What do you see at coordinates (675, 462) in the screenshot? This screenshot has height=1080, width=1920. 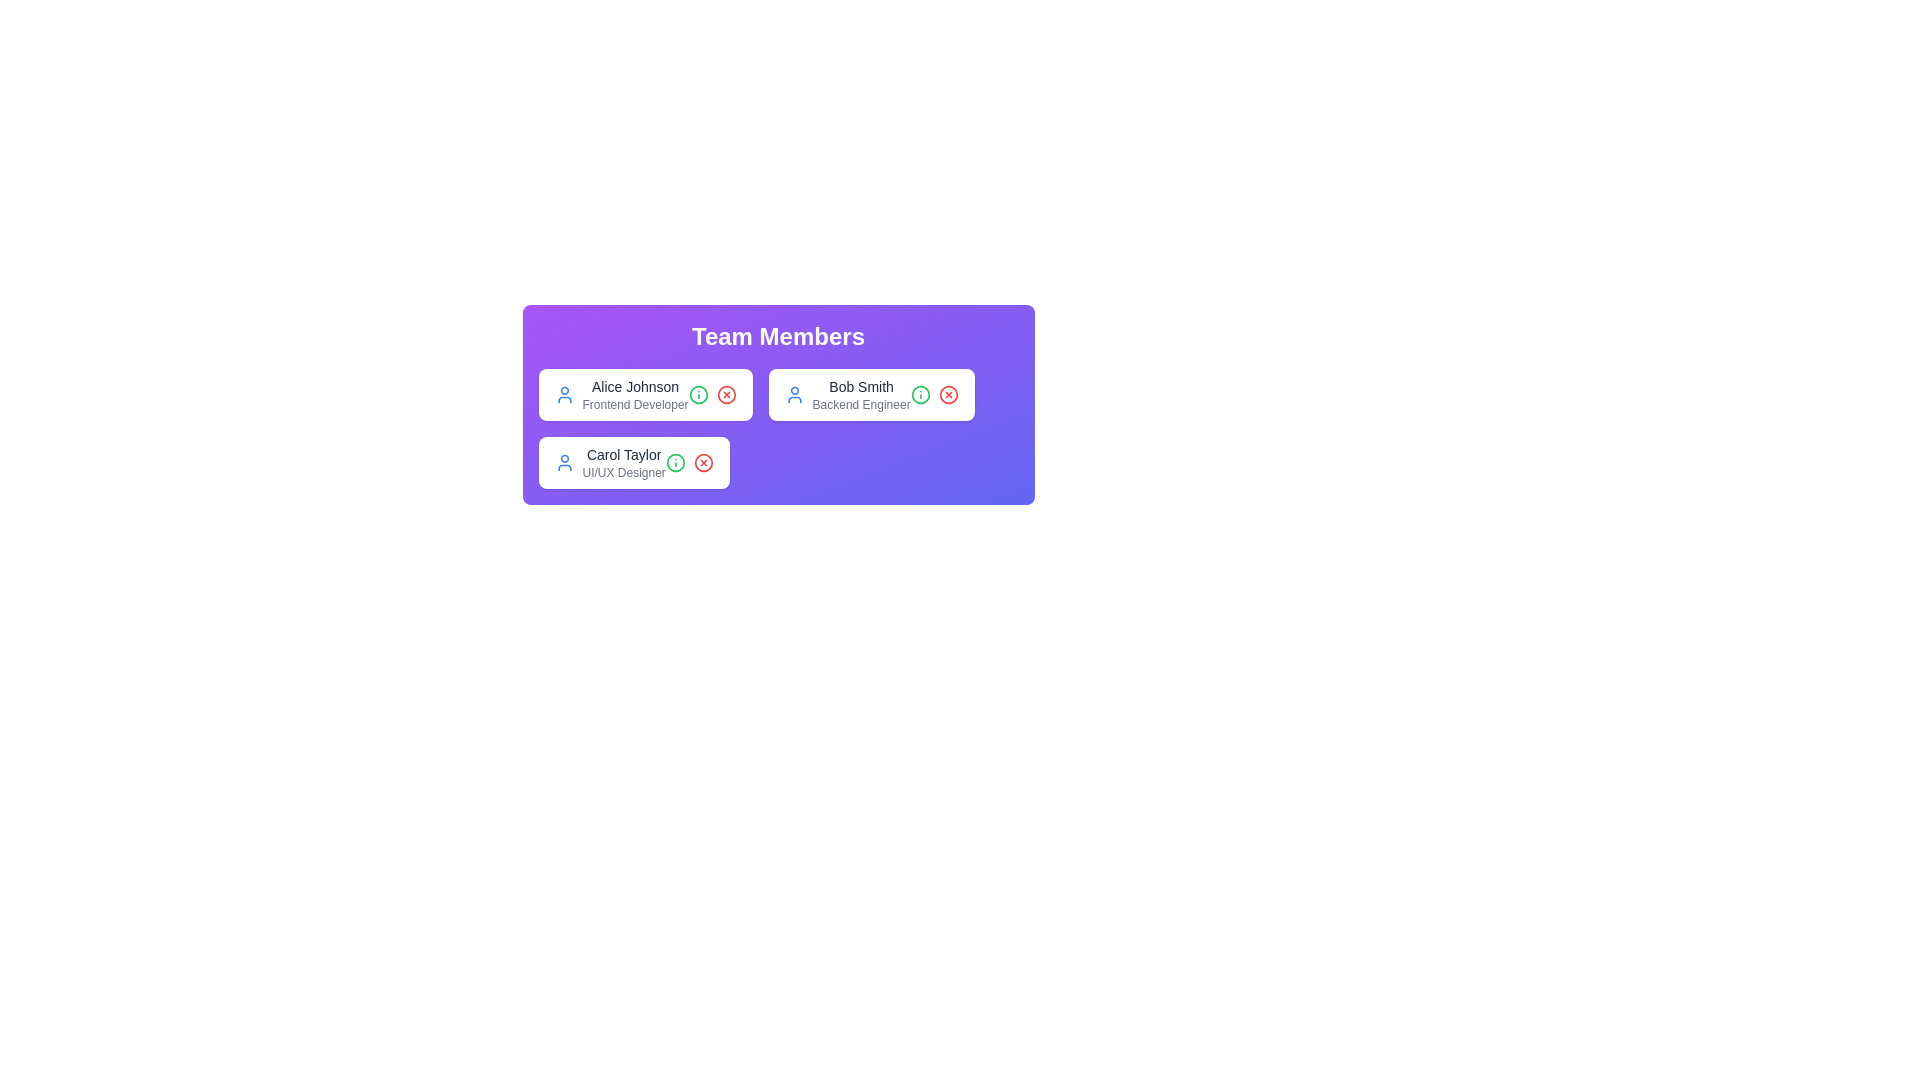 I see `the info icon for Carol Taylor to view their information` at bounding box center [675, 462].